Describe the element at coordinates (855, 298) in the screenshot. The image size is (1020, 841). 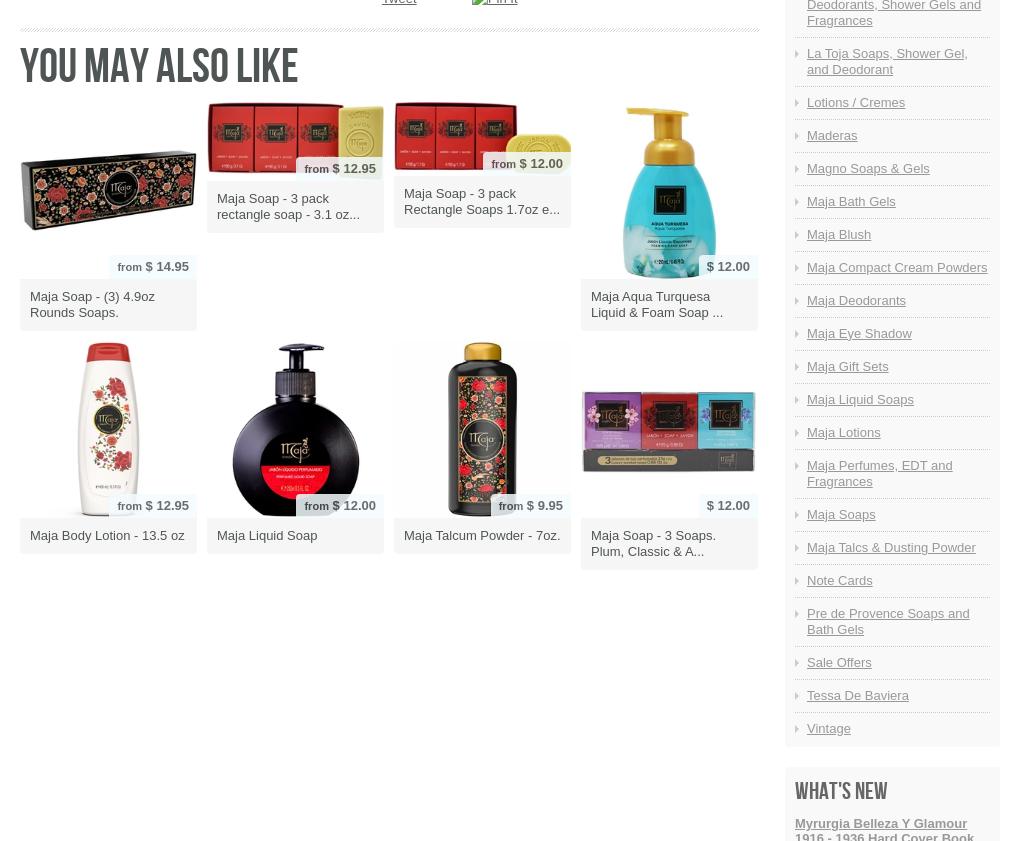
I see `'Maja Deodorants'` at that location.